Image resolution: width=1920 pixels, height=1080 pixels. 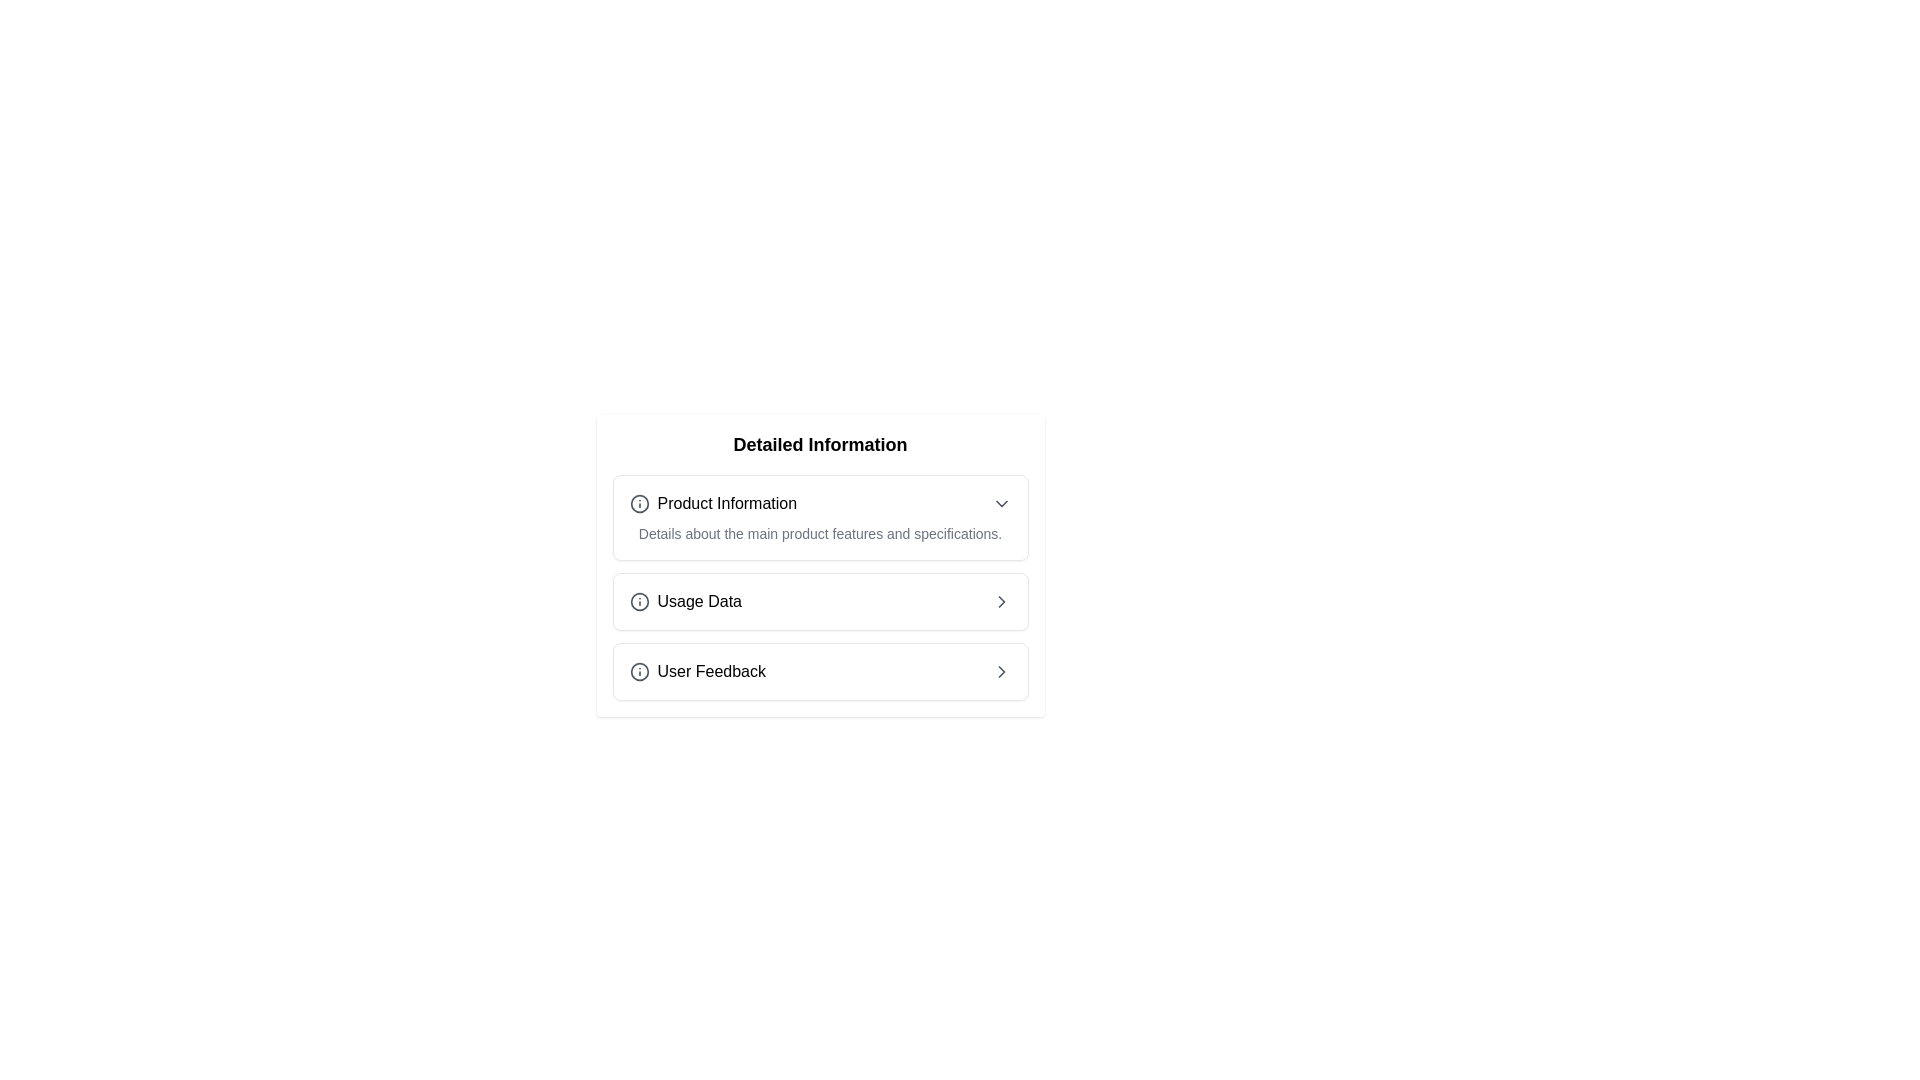 What do you see at coordinates (820, 443) in the screenshot?
I see `text from the centered text component displaying 'Detailed Information' located at the top of the white rectangular card` at bounding box center [820, 443].